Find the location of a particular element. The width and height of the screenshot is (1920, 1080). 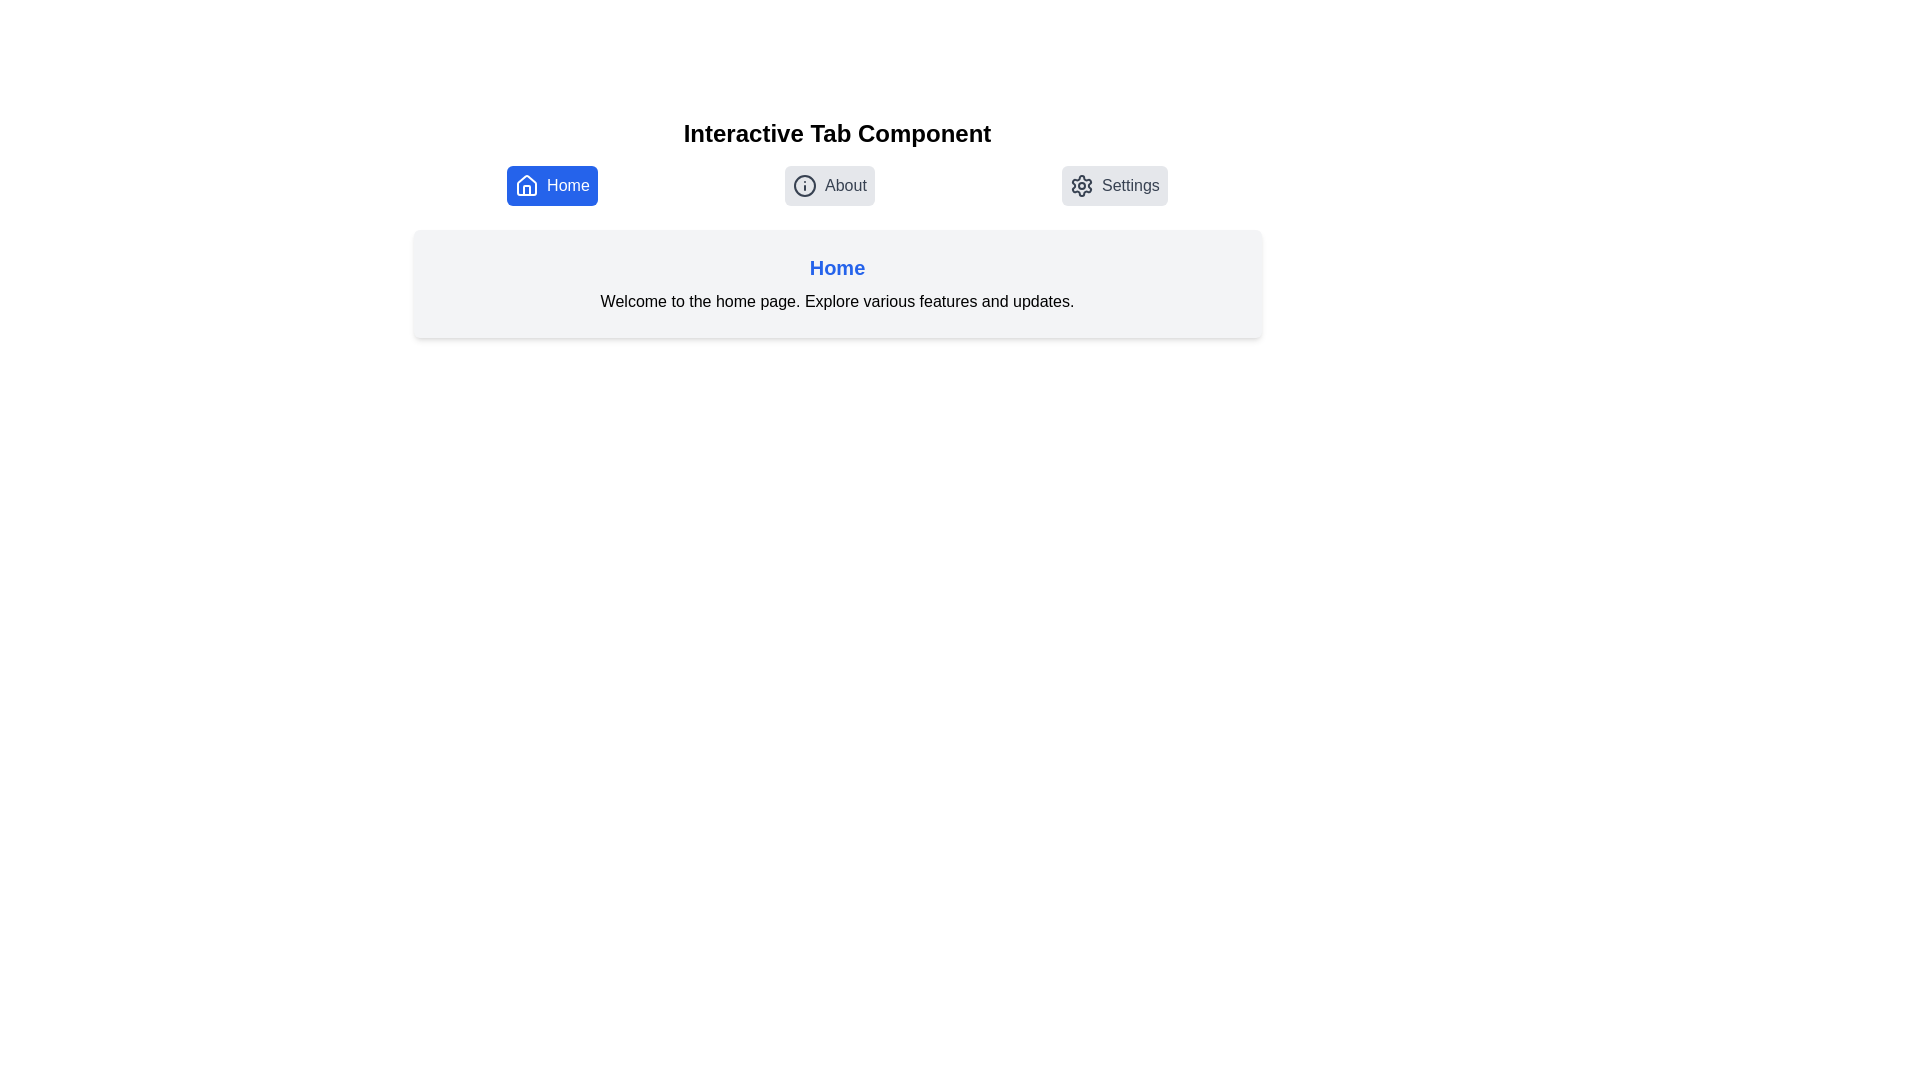

the tab icon labeled Home to explore its content is located at coordinates (552, 185).